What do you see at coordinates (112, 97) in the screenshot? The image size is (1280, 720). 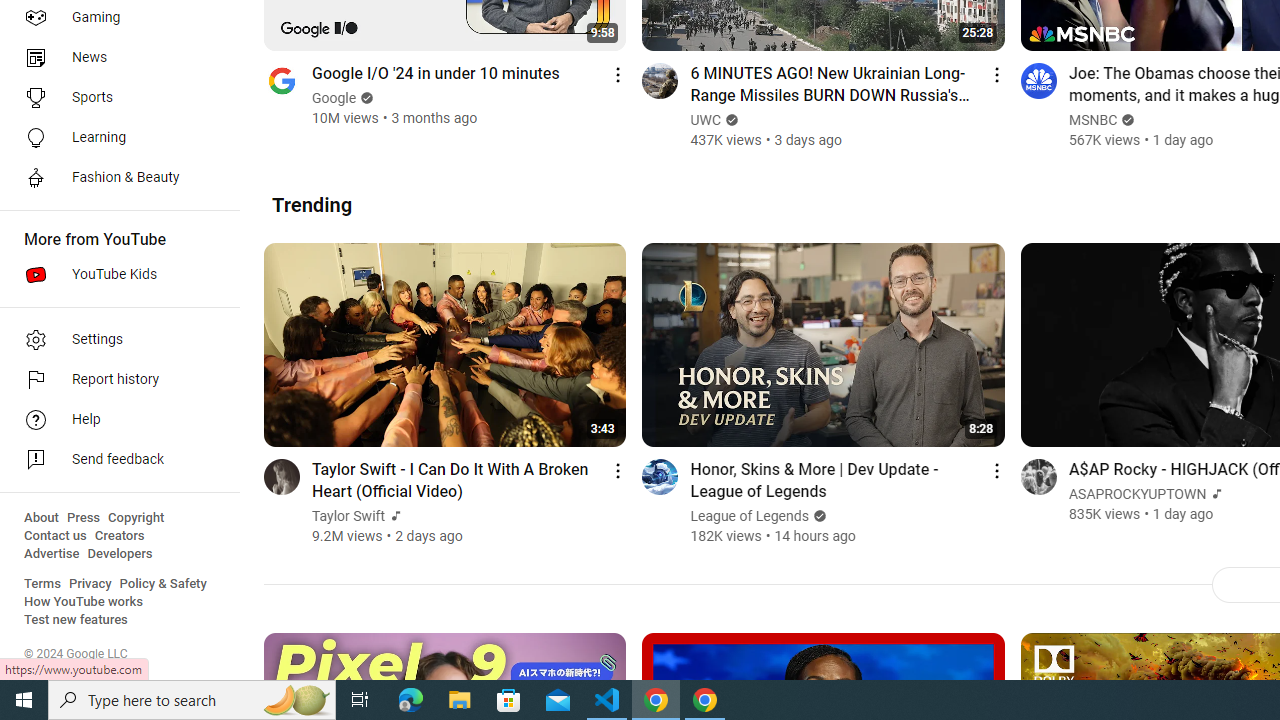 I see `'Sports'` at bounding box center [112, 97].